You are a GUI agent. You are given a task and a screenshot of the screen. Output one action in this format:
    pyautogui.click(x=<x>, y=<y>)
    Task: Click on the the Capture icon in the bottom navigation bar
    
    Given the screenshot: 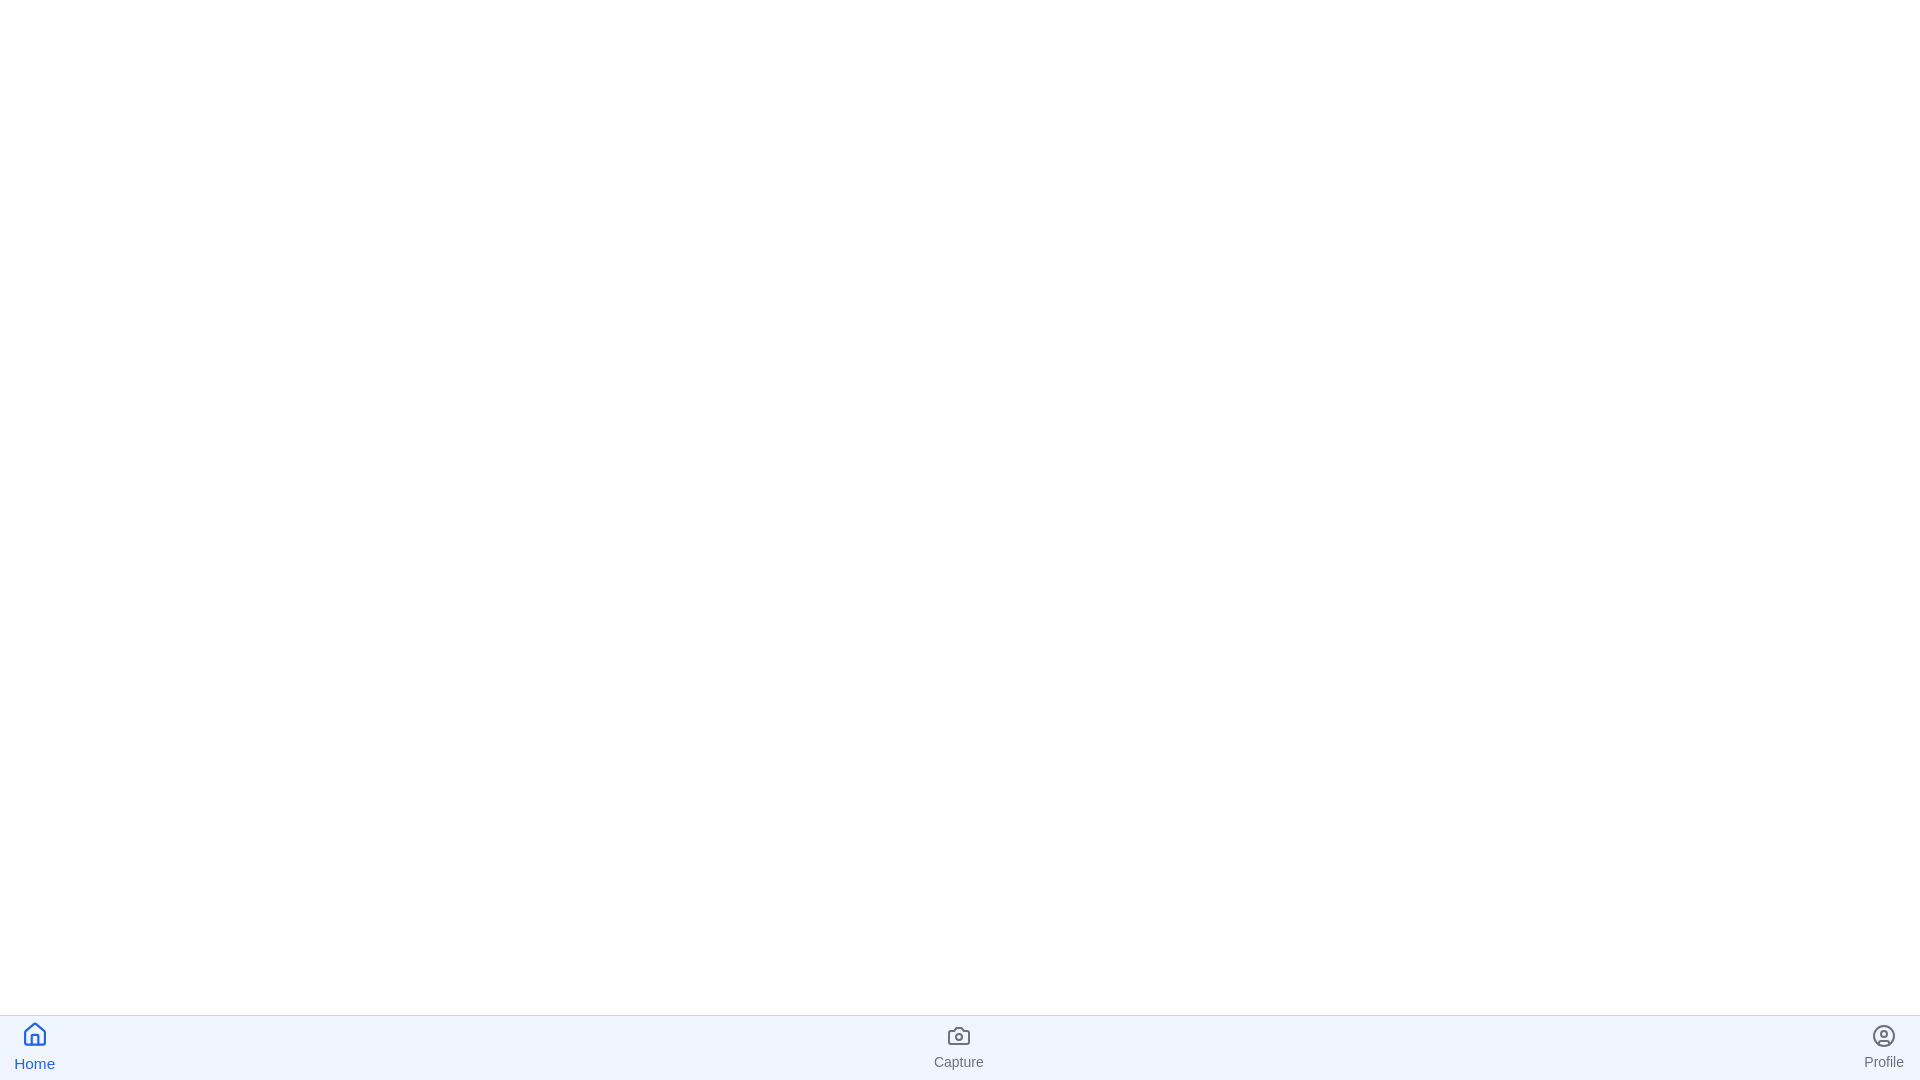 What is the action you would take?
    pyautogui.click(x=957, y=1047)
    